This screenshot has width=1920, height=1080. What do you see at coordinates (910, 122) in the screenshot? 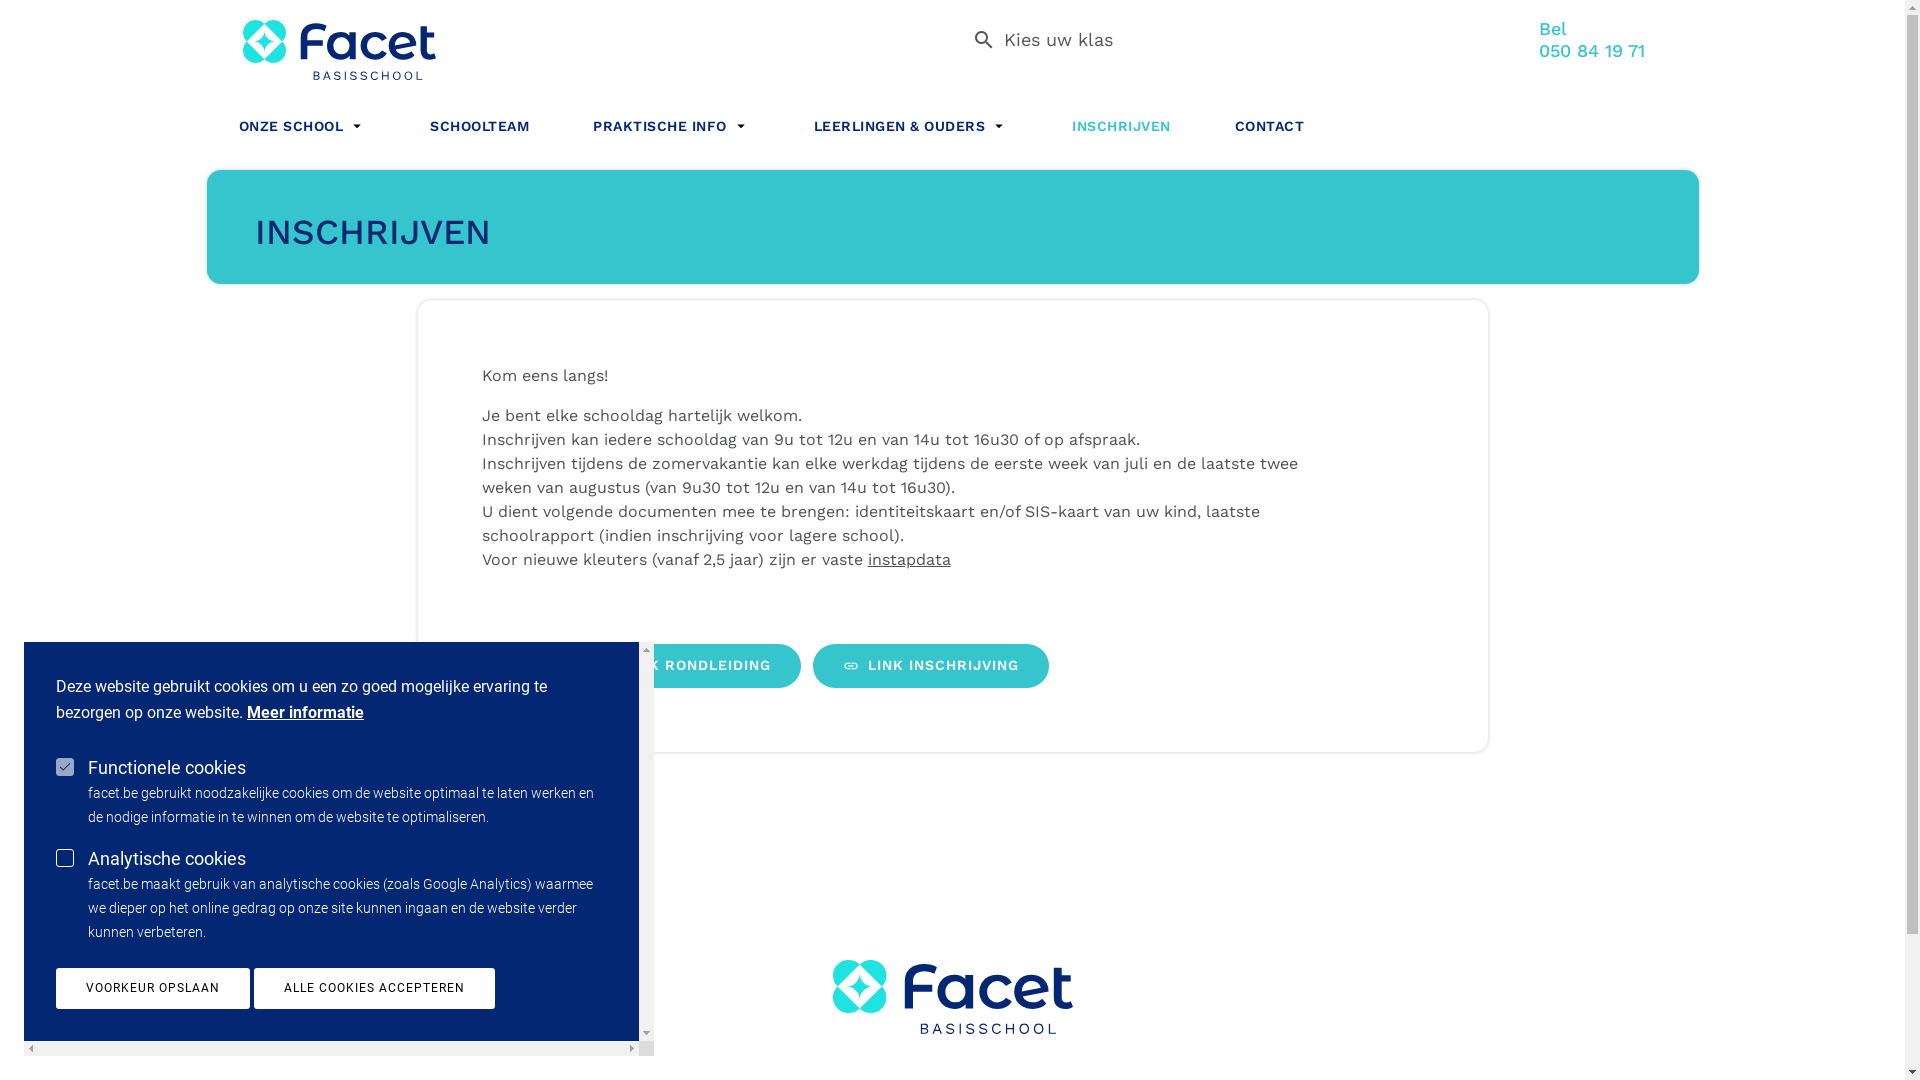
I see `'LEERLINGEN & OUDERS'` at bounding box center [910, 122].